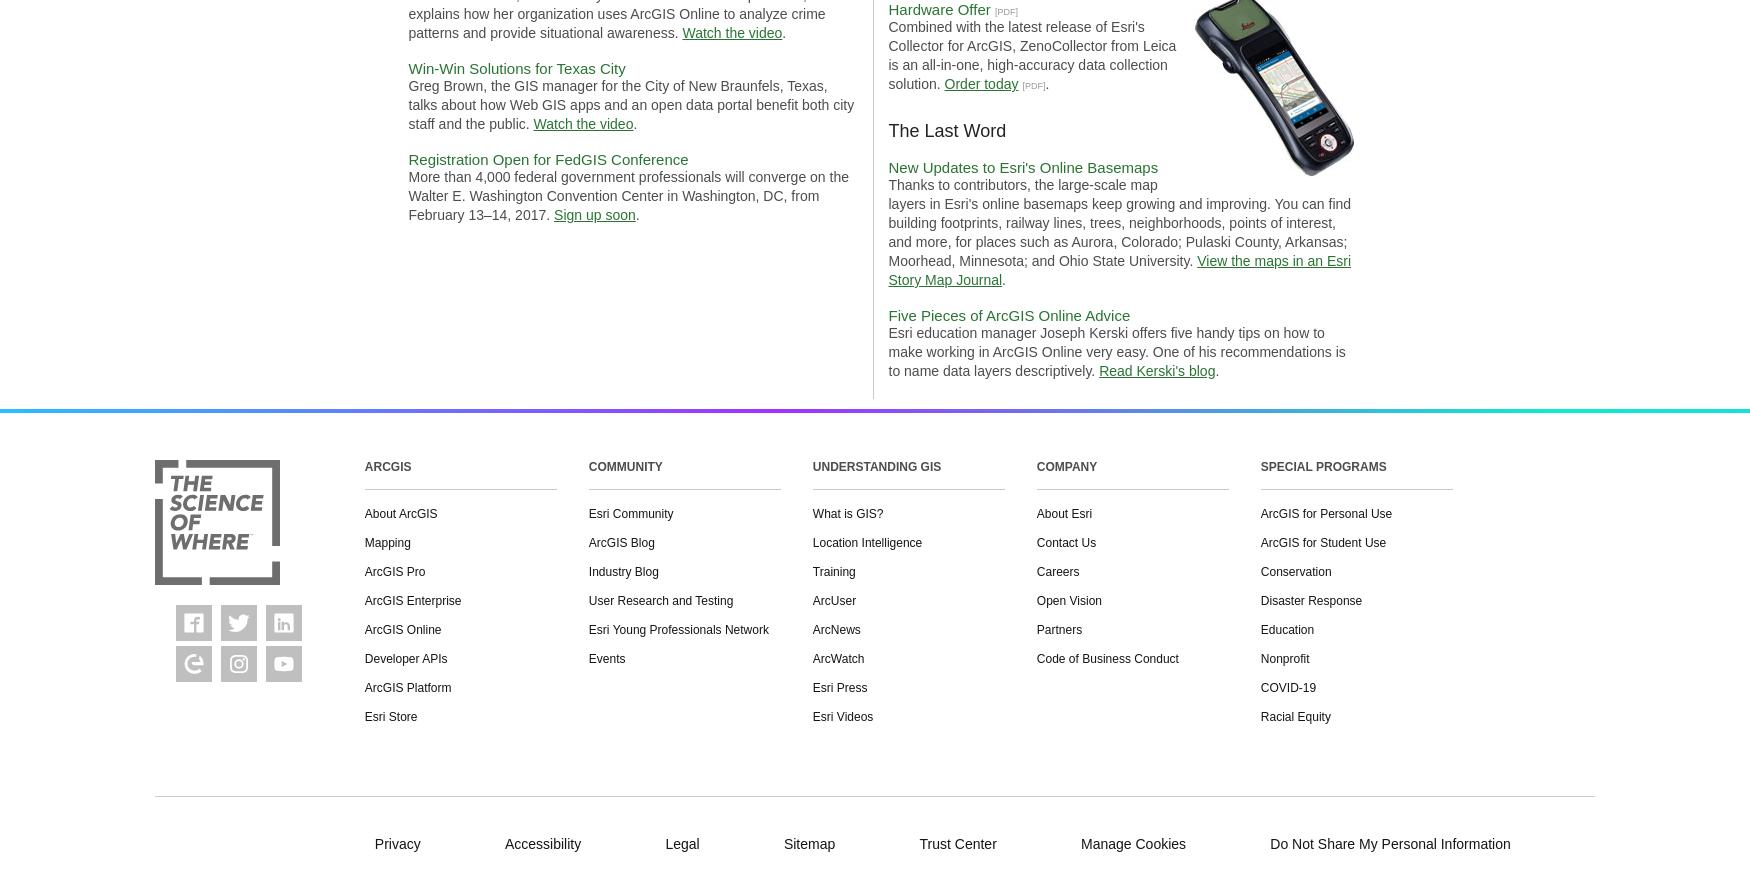 The width and height of the screenshot is (1750, 891). What do you see at coordinates (1325, 513) in the screenshot?
I see `'ArcGIS for Personal Use'` at bounding box center [1325, 513].